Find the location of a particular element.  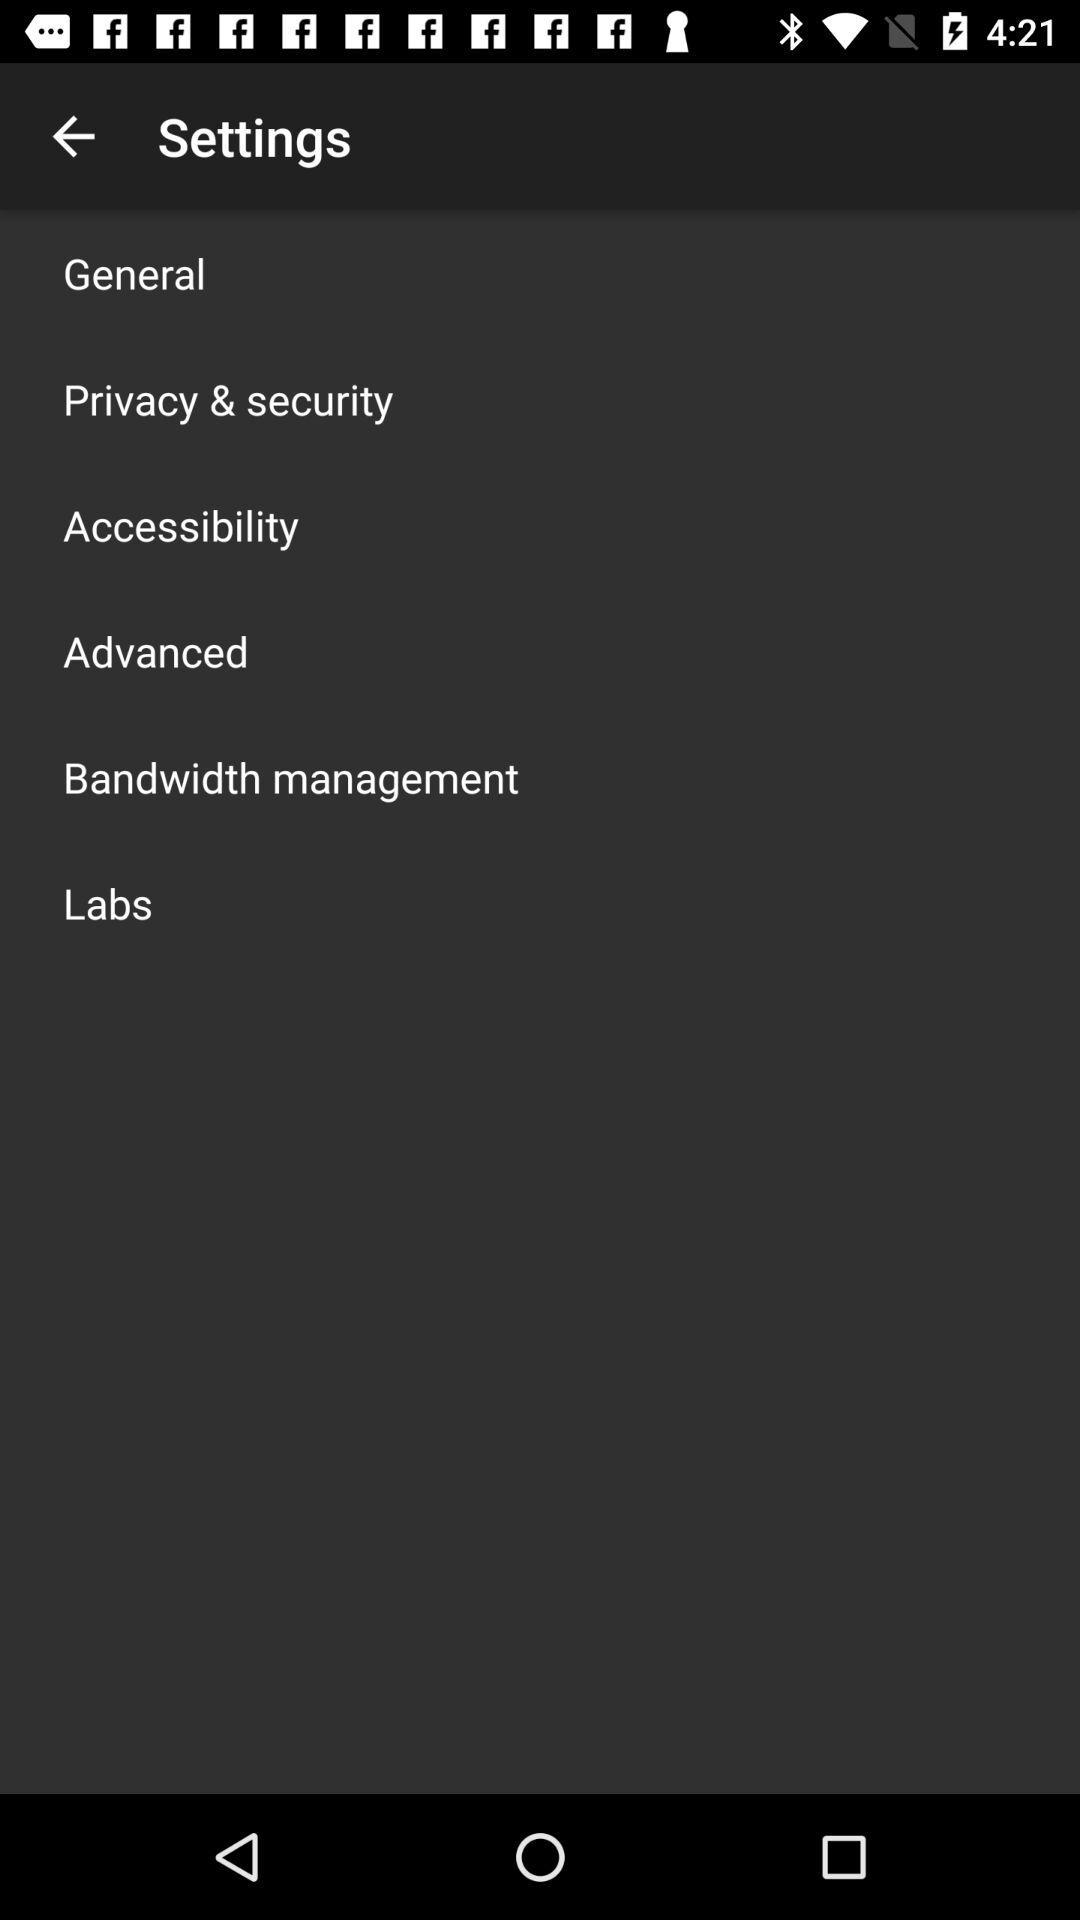

the accessibility app is located at coordinates (181, 524).